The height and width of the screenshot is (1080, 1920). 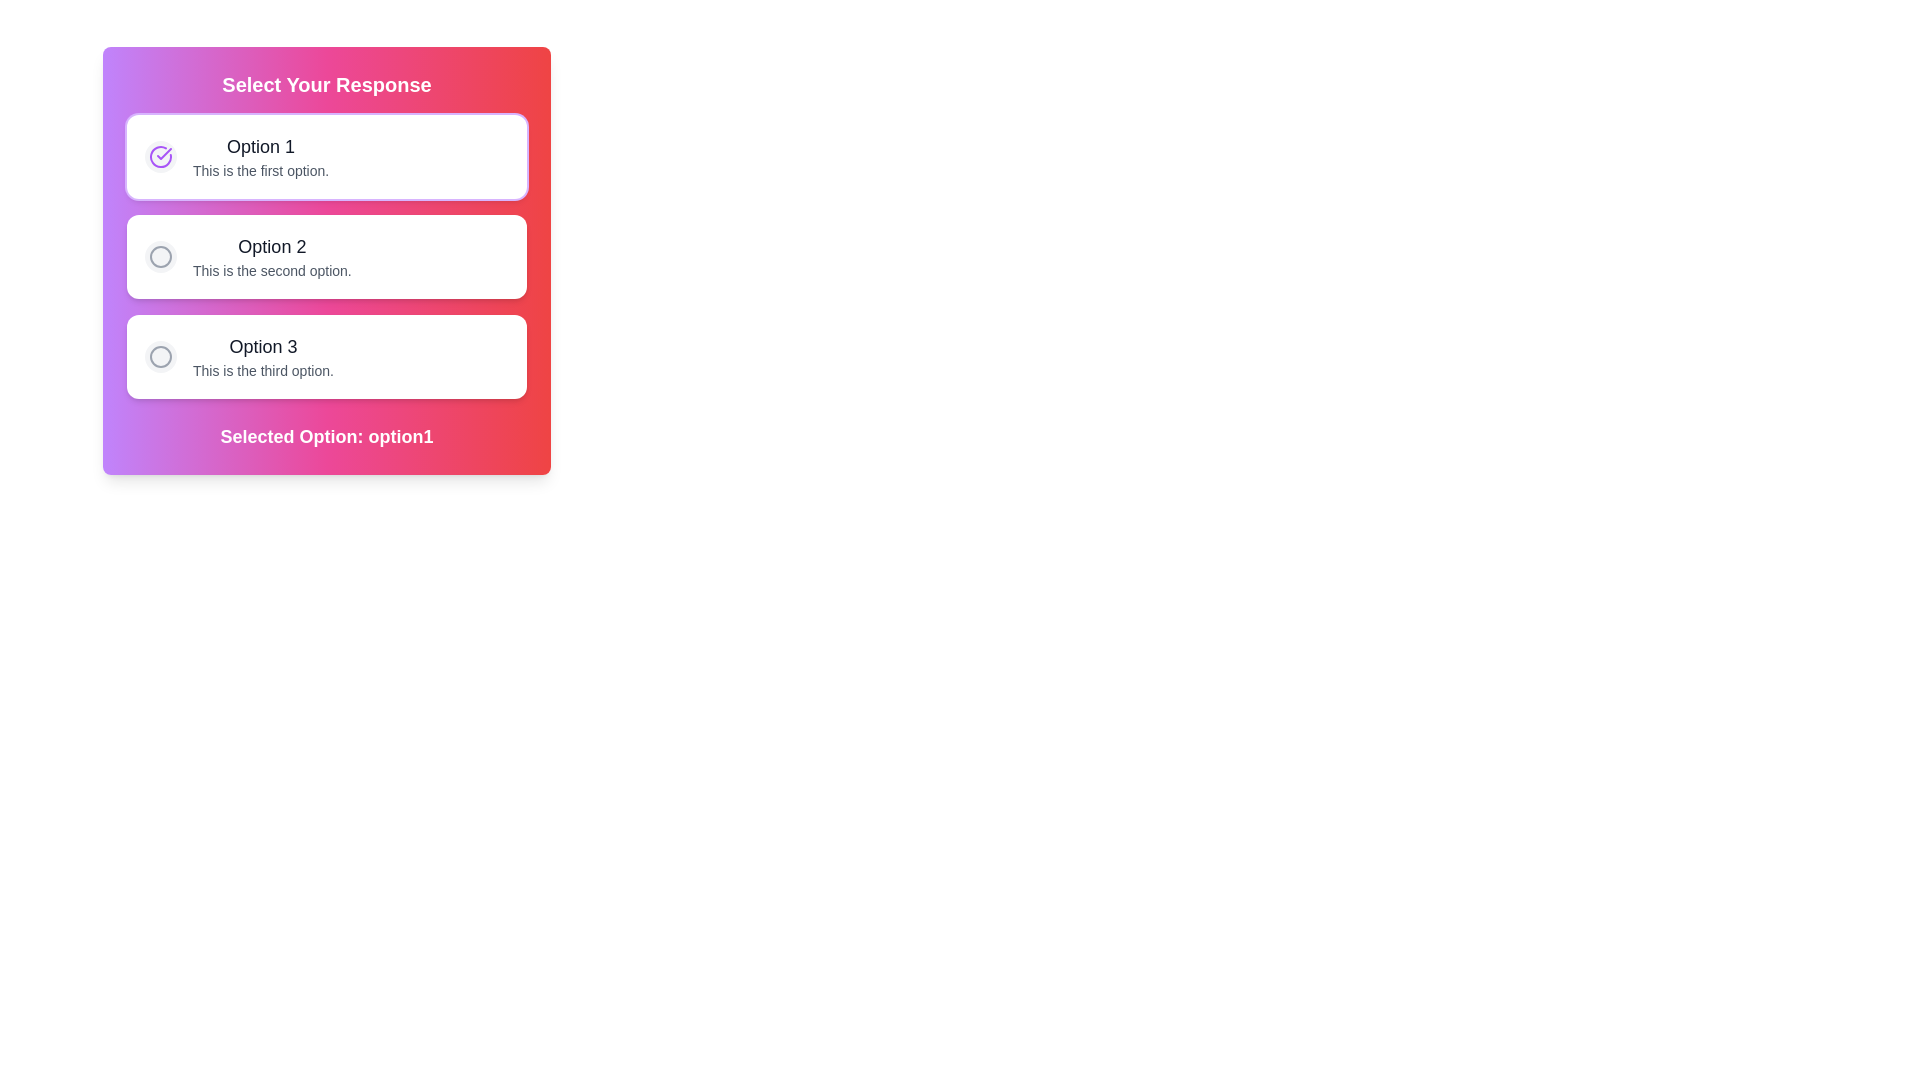 I want to click on the text label that says 'This is the second option.' which is positioned below the 'Option 2' radio button, so click(x=271, y=270).